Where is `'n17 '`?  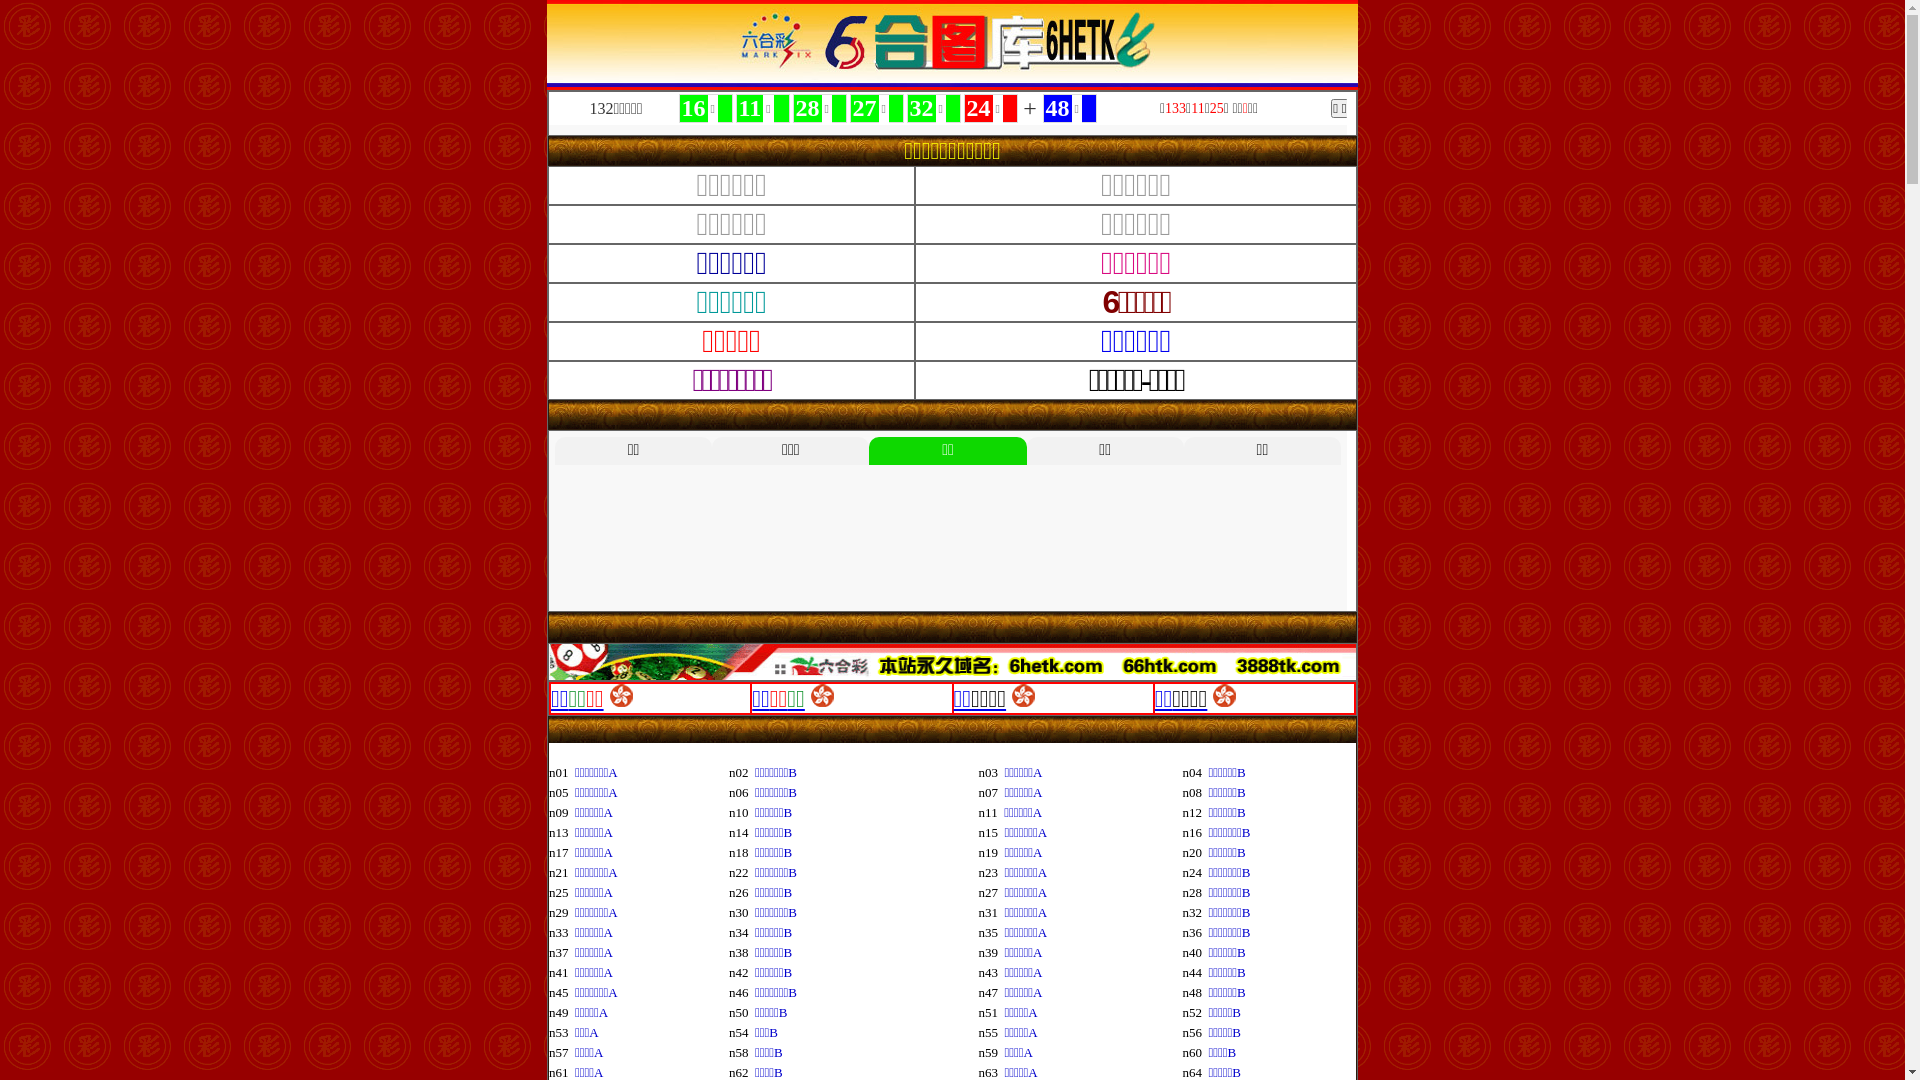 'n17 ' is located at coordinates (548, 852).